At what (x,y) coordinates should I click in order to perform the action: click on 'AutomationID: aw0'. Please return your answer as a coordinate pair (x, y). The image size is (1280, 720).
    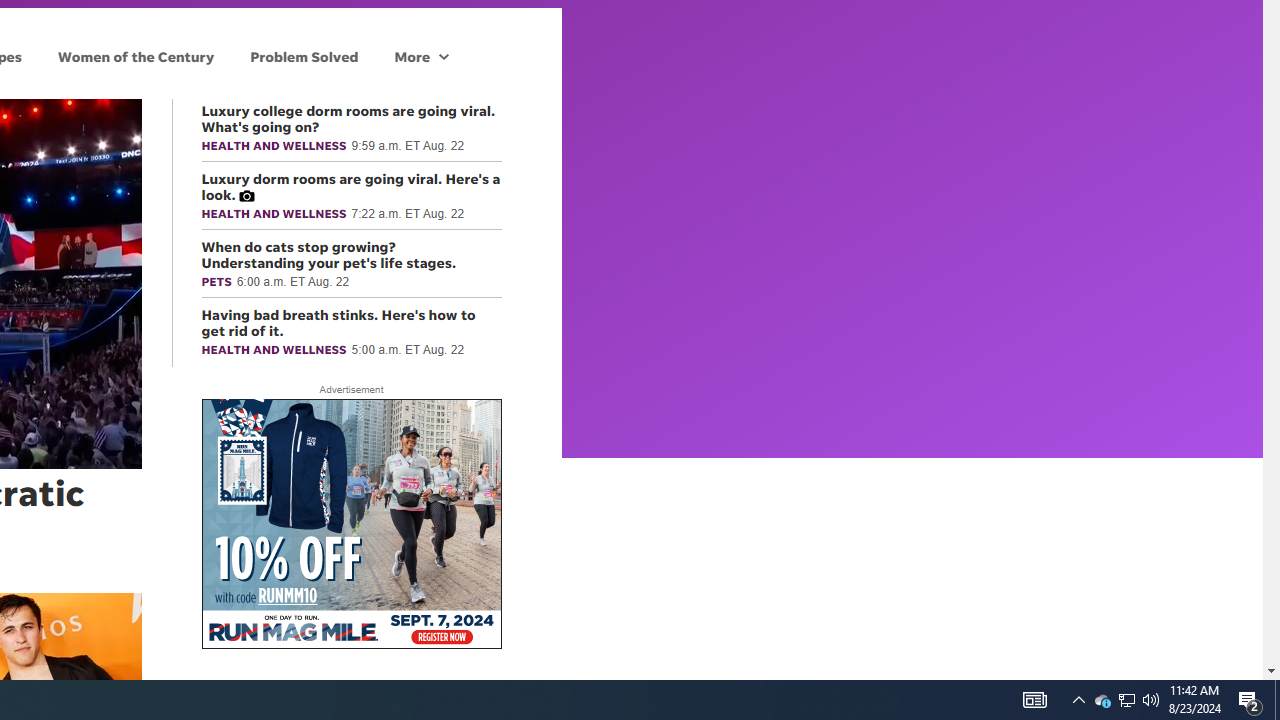
    Looking at the image, I should click on (351, 524).